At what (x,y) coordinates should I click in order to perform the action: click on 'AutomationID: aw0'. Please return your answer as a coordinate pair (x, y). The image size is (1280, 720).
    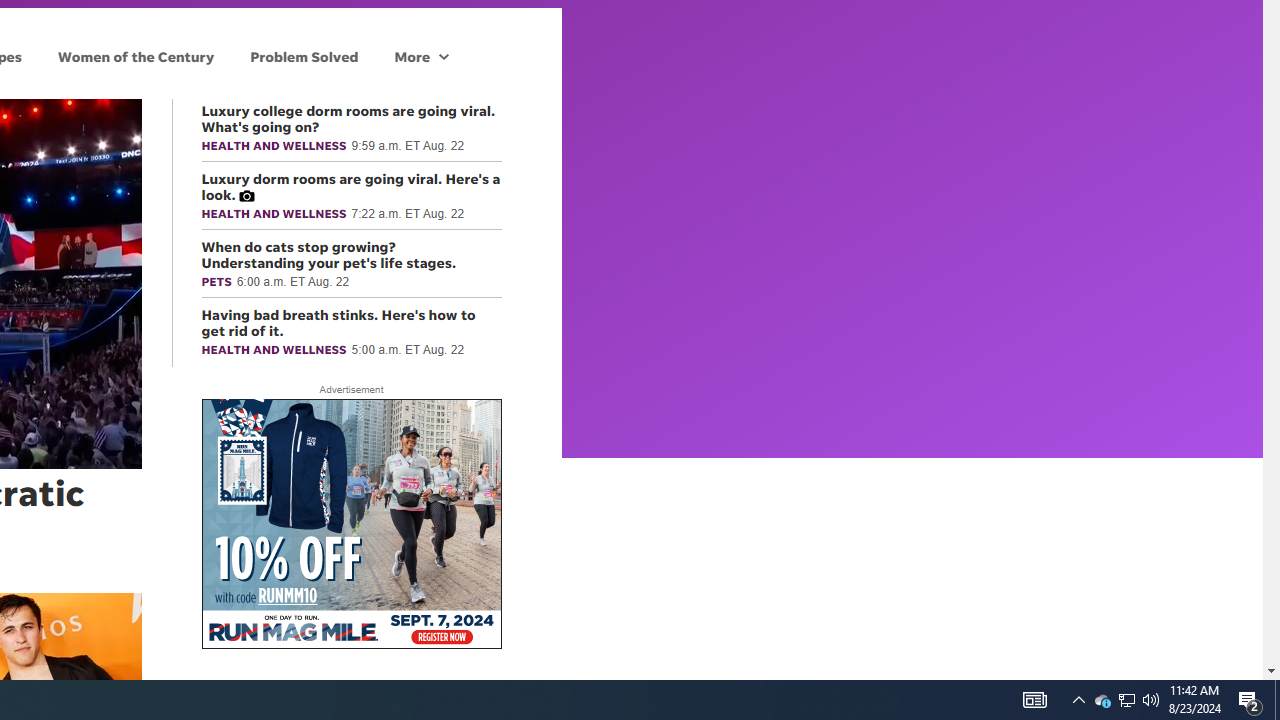
    Looking at the image, I should click on (351, 524).